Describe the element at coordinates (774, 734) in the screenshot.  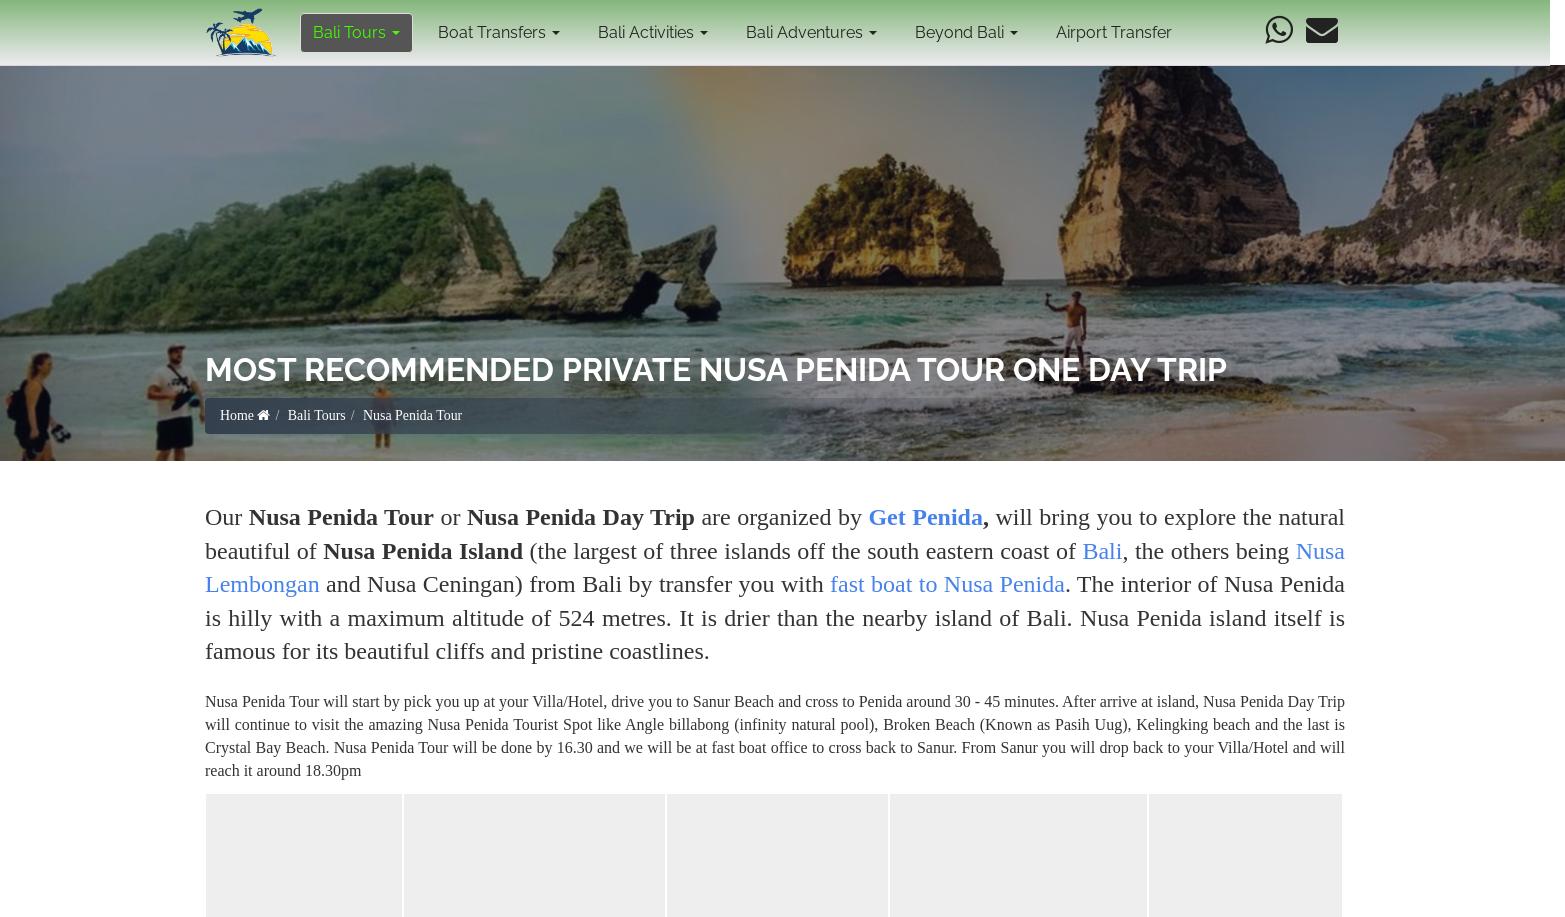
I see `'Nusa Penida Tour will start by pick you up at your Villa/Hotel, drive you to Sanur Beach and cross to Penida around 30 - 45 minutes. After arrive at island, Nusa Penida Day Trip will continue to visit the amazing Nusa Penida Tourist Spot like Angle billabong (infinity natural pool), Broken Beach (Known as Pasih Uug), Kelingking beach and the last is Crystal Bay Beach. Nusa Penida Tour will be done by 16.30 and we will be at fast boat office to cross back to Sanur. From Sanur you will drop back to your Villa/Hotel and will reach it around 18.30pm'` at that location.